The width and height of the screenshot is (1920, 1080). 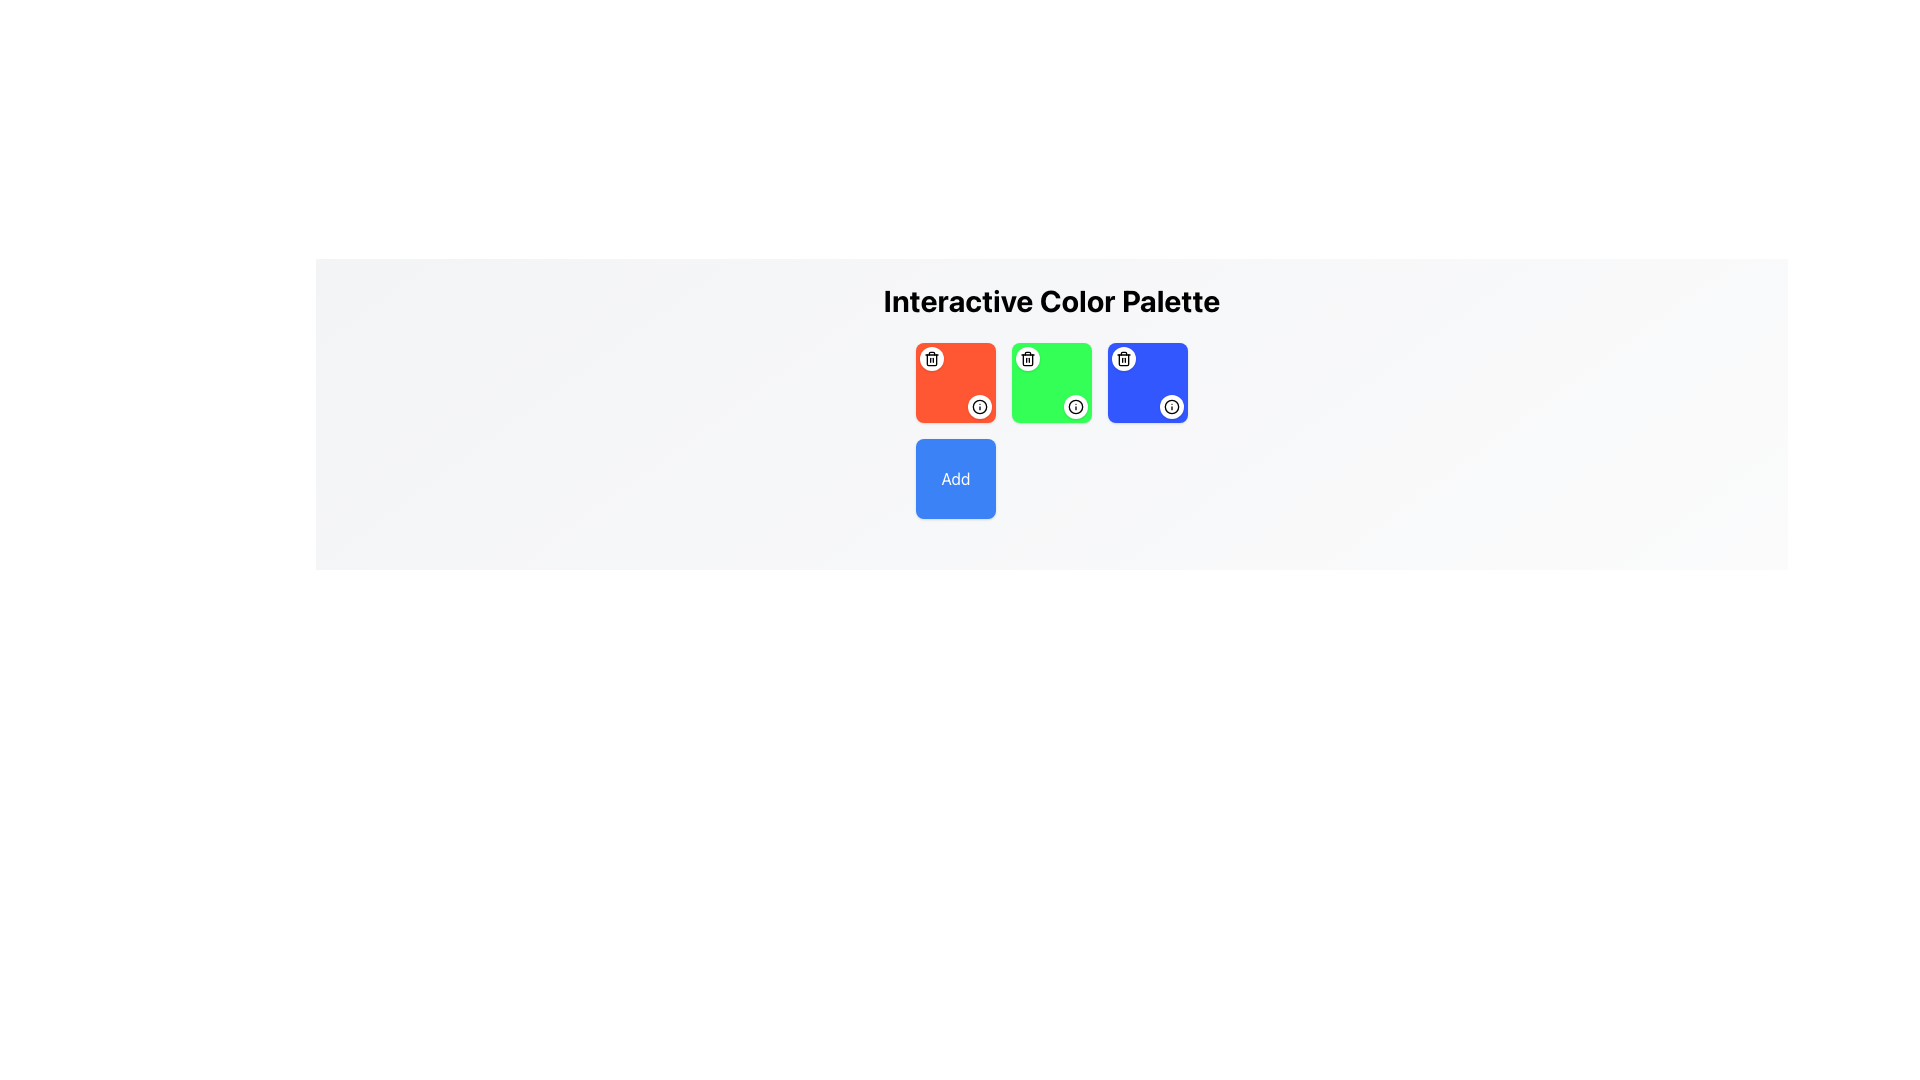 What do you see at coordinates (1074, 406) in the screenshot?
I see `the information button located in the bottom-right corner of the green tile in the Interactive Color Palette grid` at bounding box center [1074, 406].